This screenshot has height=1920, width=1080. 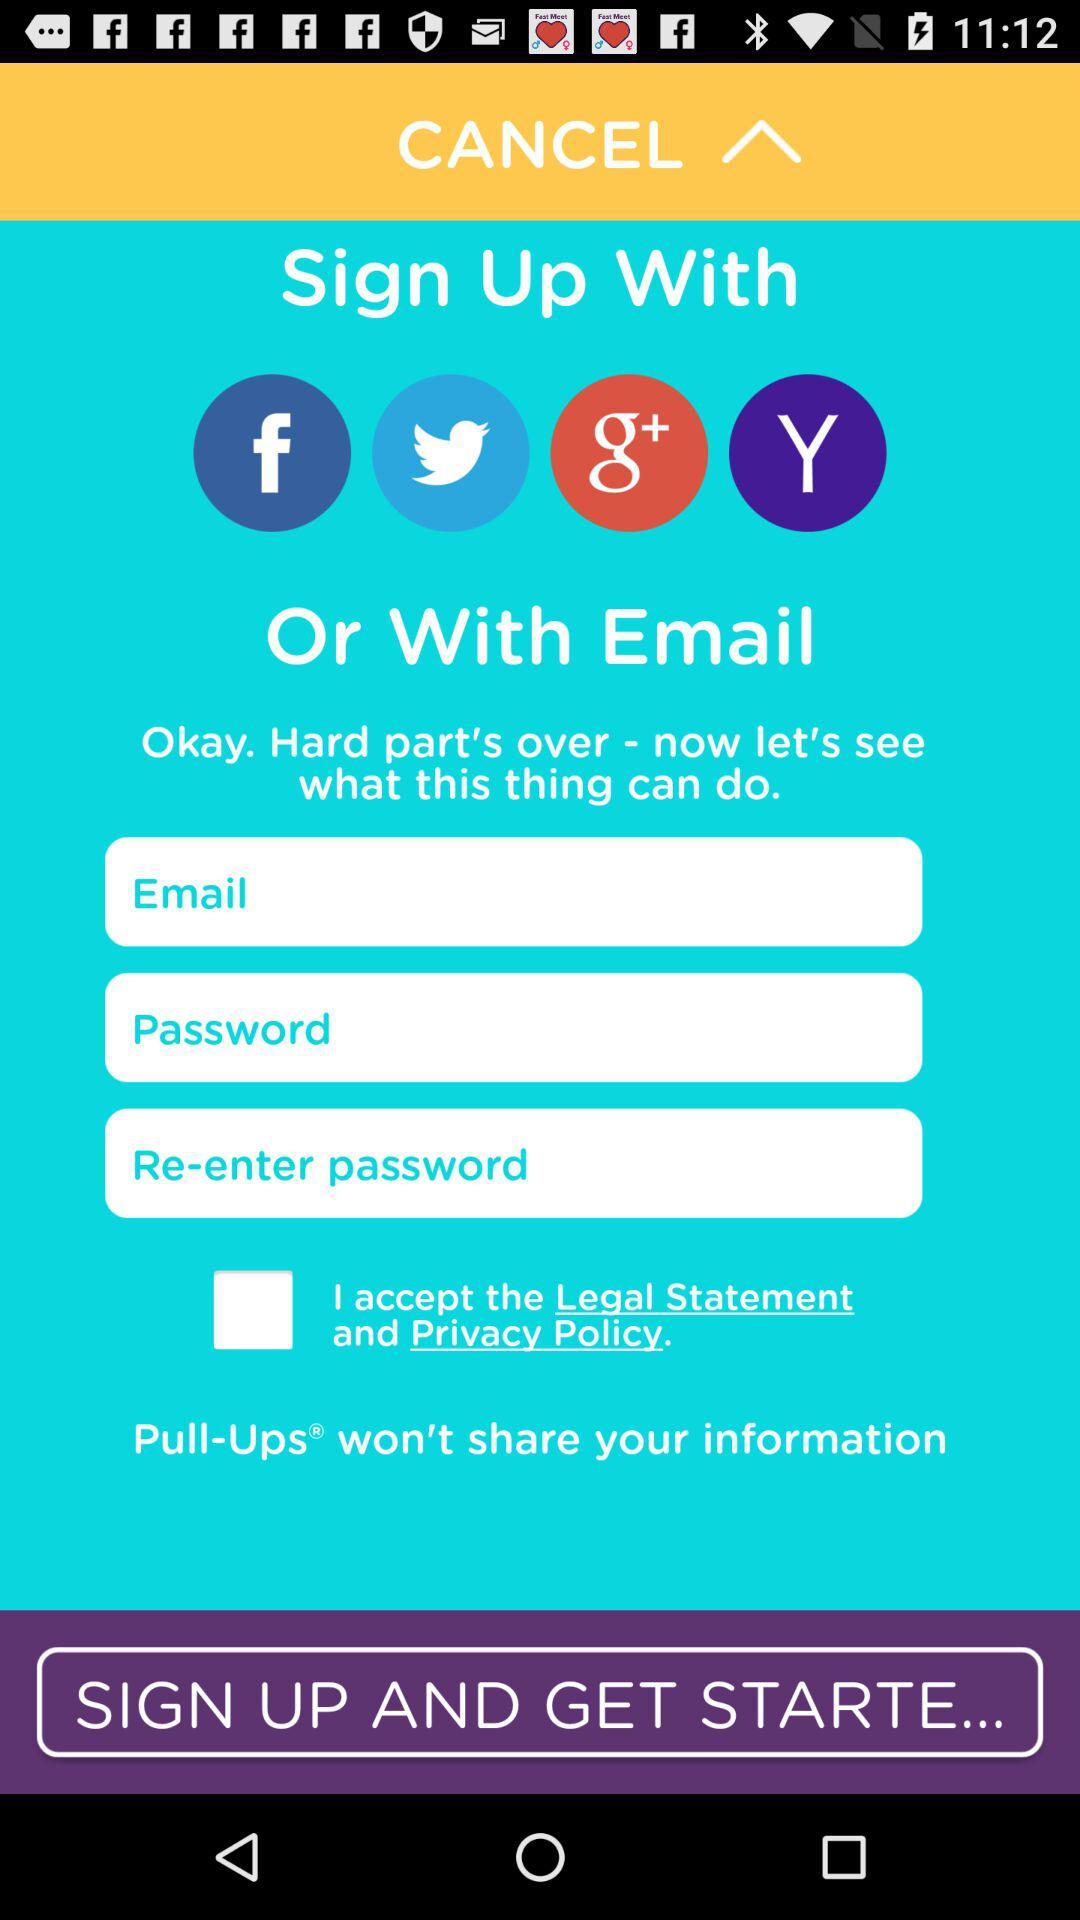 What do you see at coordinates (540, 140) in the screenshot?
I see `cancel an advertisement` at bounding box center [540, 140].